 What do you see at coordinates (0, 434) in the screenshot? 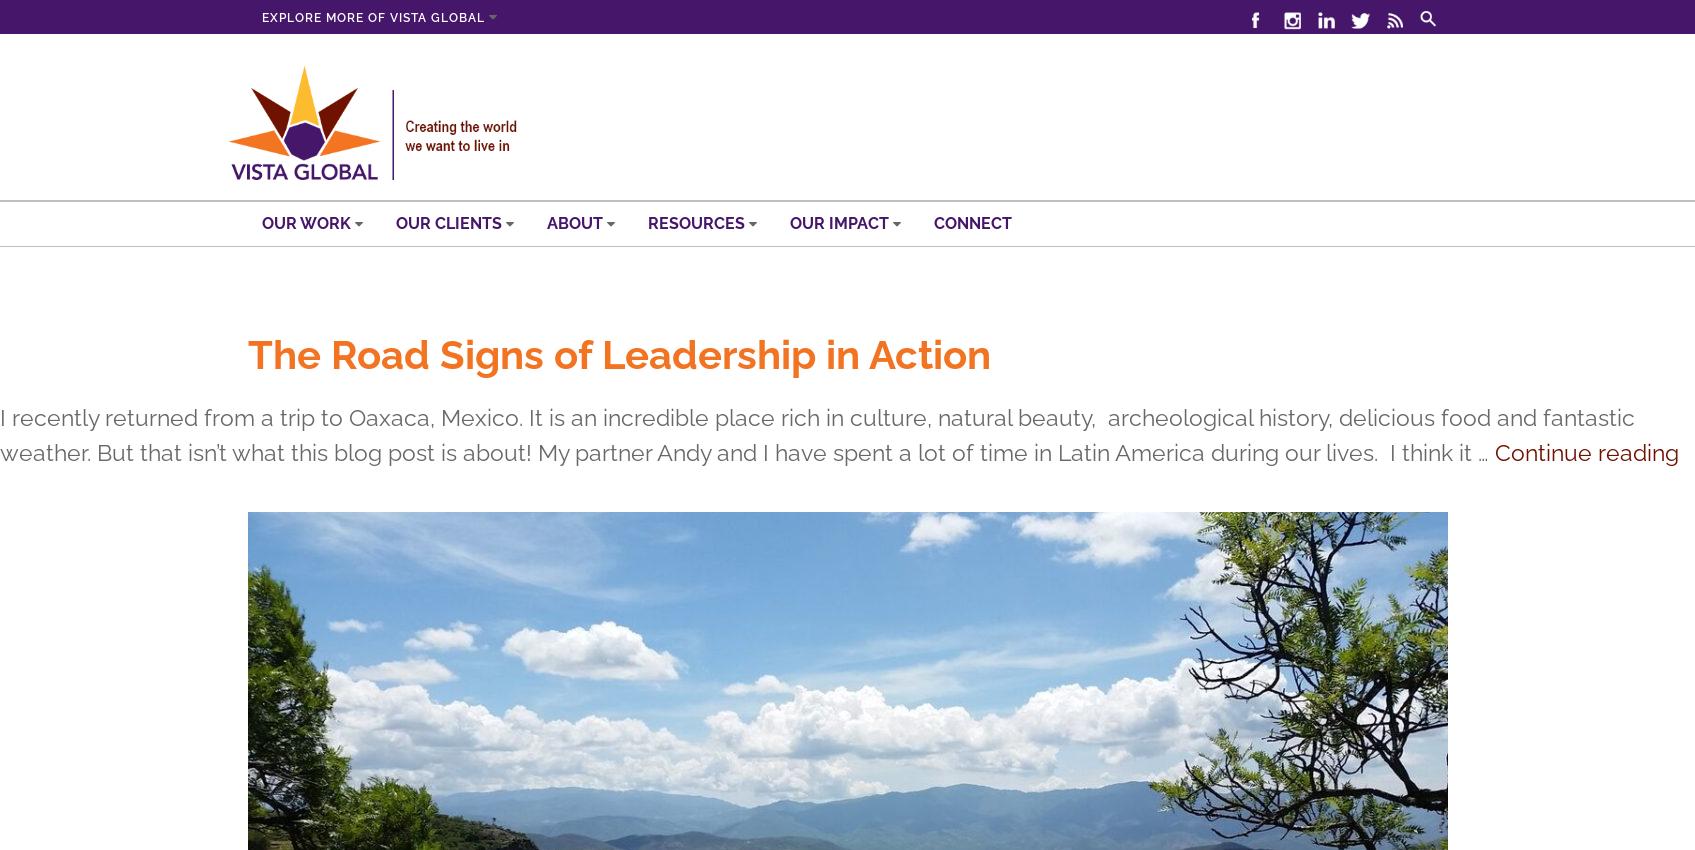
I see `'I recently returned from a trip to Oaxaca, Mexico. It is an incredible place rich in culture, natural beauty,  archeological history, delicious food and fantastic weather. But that isn’t what this blog post is about! My partner Andy and I have spent a lot of time in Latin America during our lives.  I think it …'` at bounding box center [0, 434].